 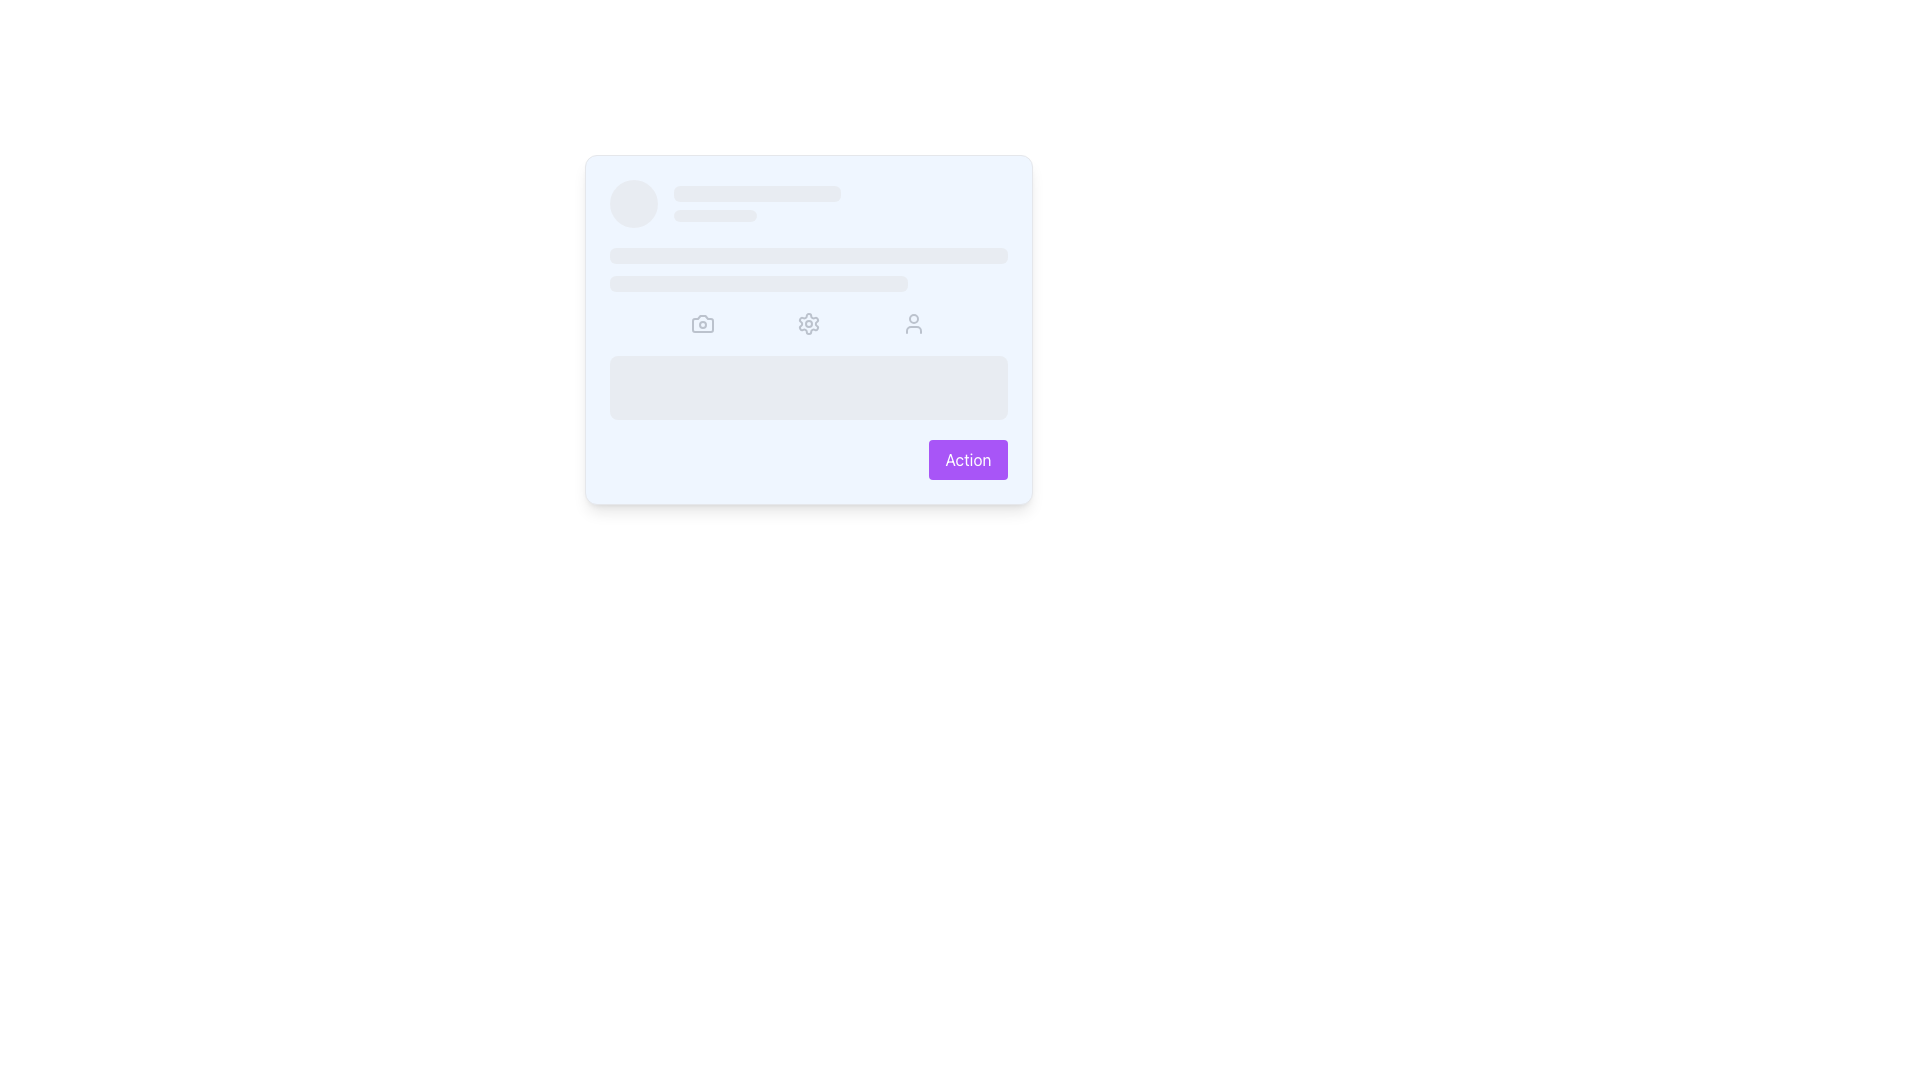 What do you see at coordinates (808, 204) in the screenshot?
I see `inside the profile summary placeholders located at the top-left of the blue-bordered card component for user interaction` at bounding box center [808, 204].